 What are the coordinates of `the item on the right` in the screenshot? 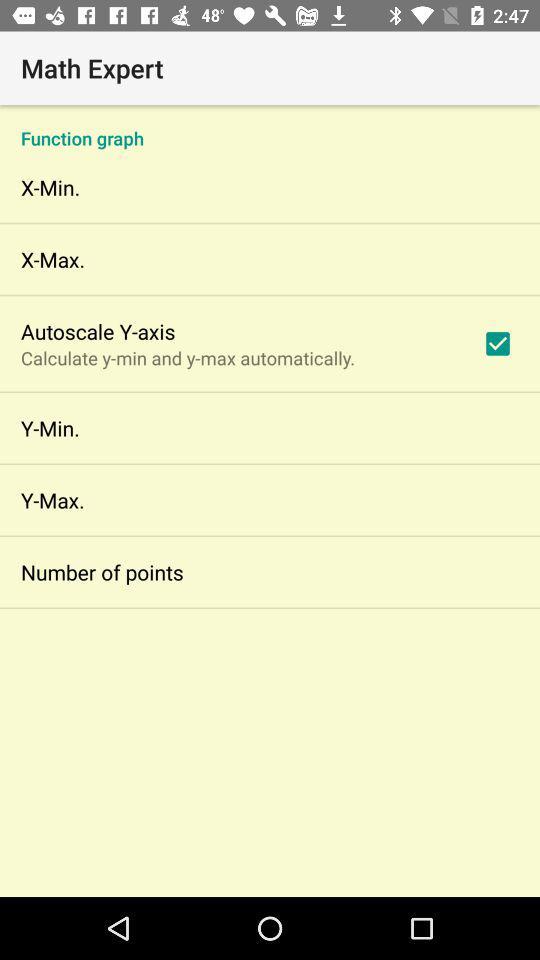 It's located at (496, 343).